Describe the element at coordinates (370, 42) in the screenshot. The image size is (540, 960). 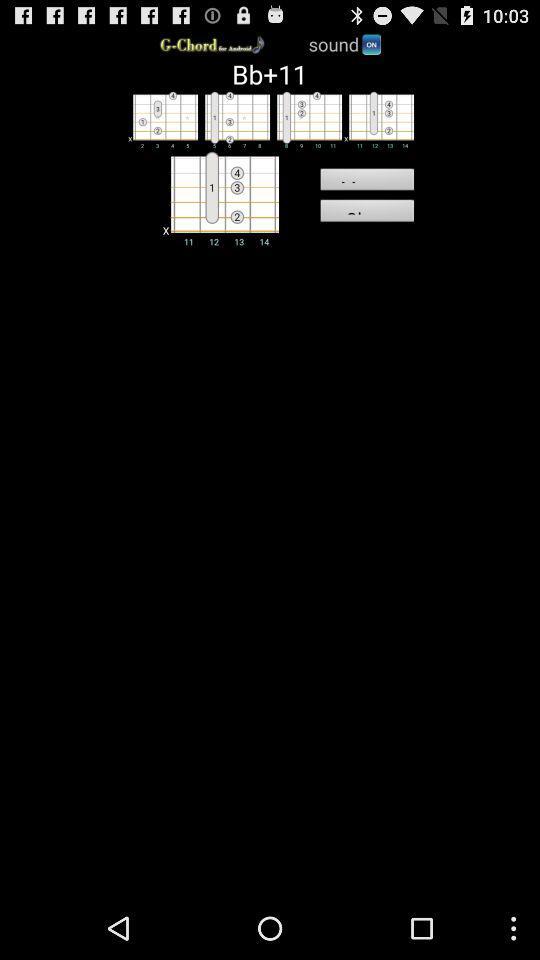
I see `item next to the sound` at that location.